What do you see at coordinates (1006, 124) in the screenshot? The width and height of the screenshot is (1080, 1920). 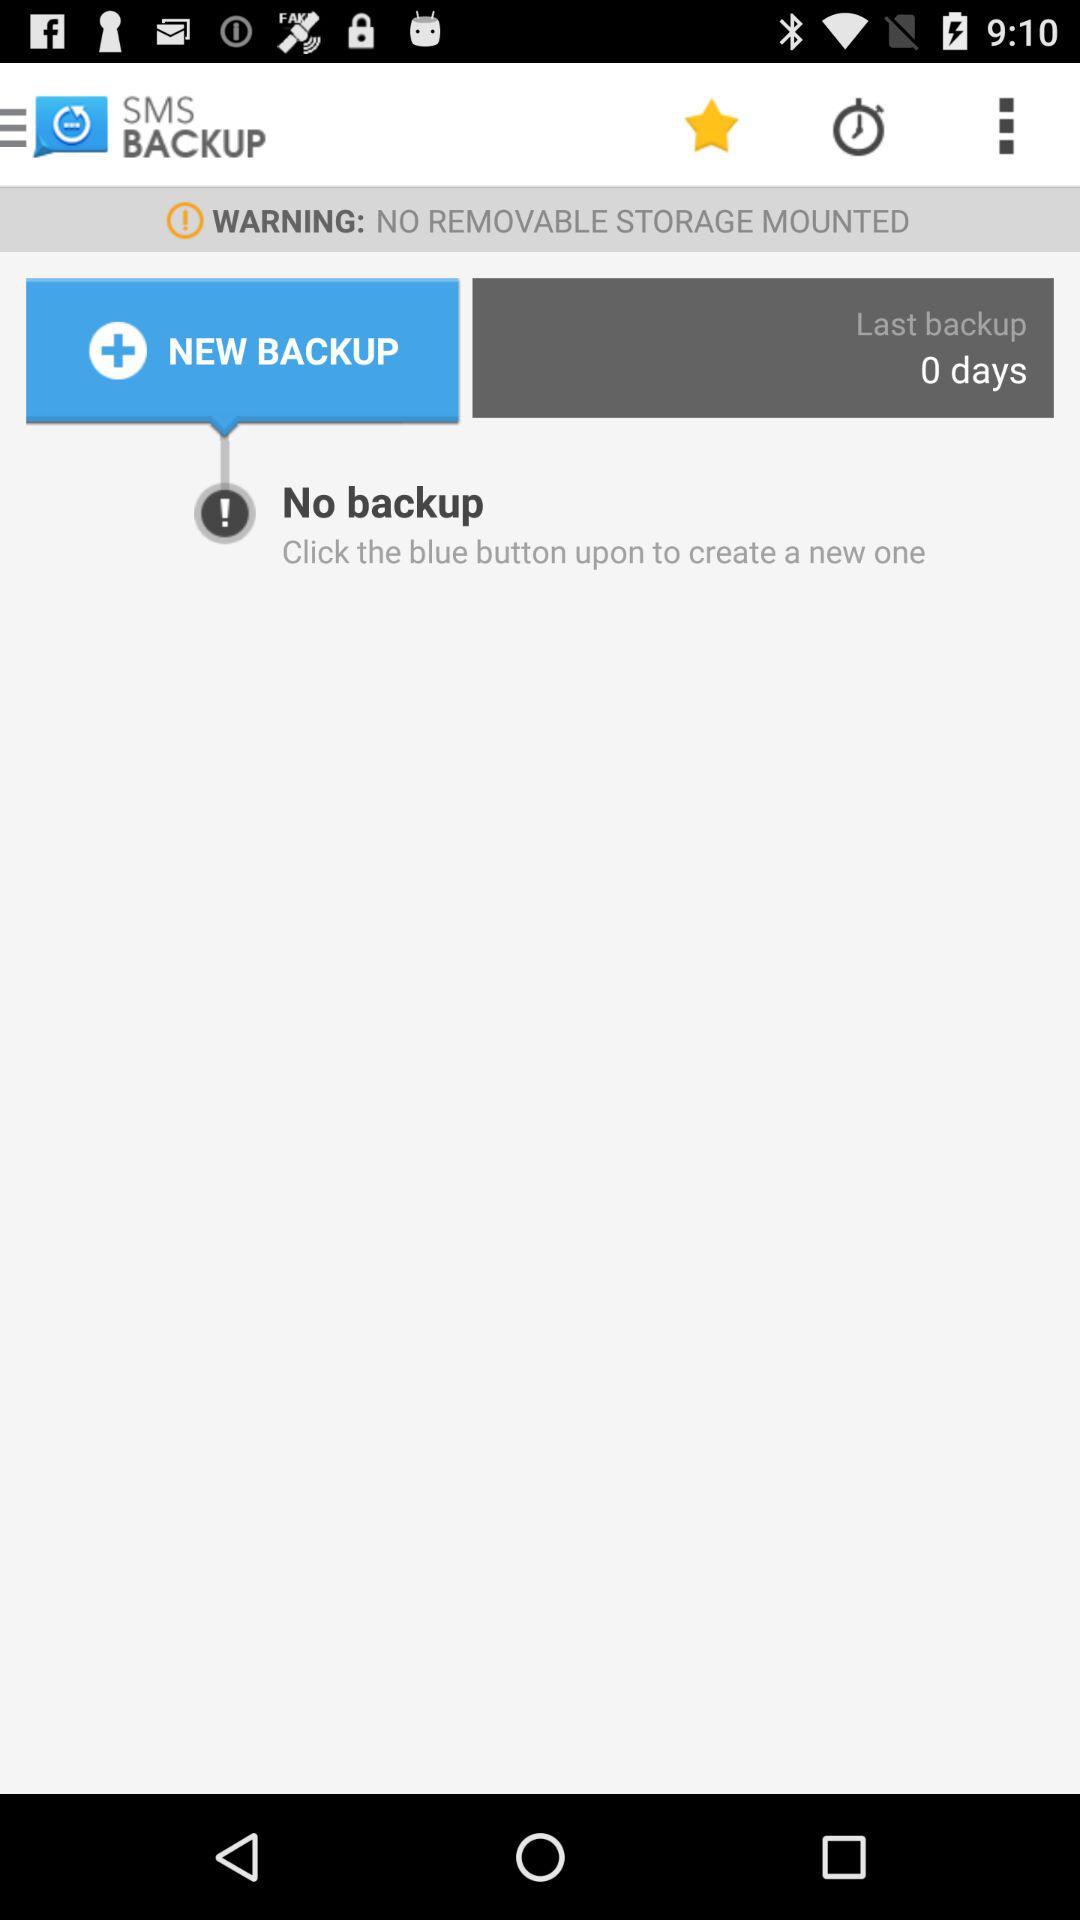 I see `the icon above last backup icon` at bounding box center [1006, 124].